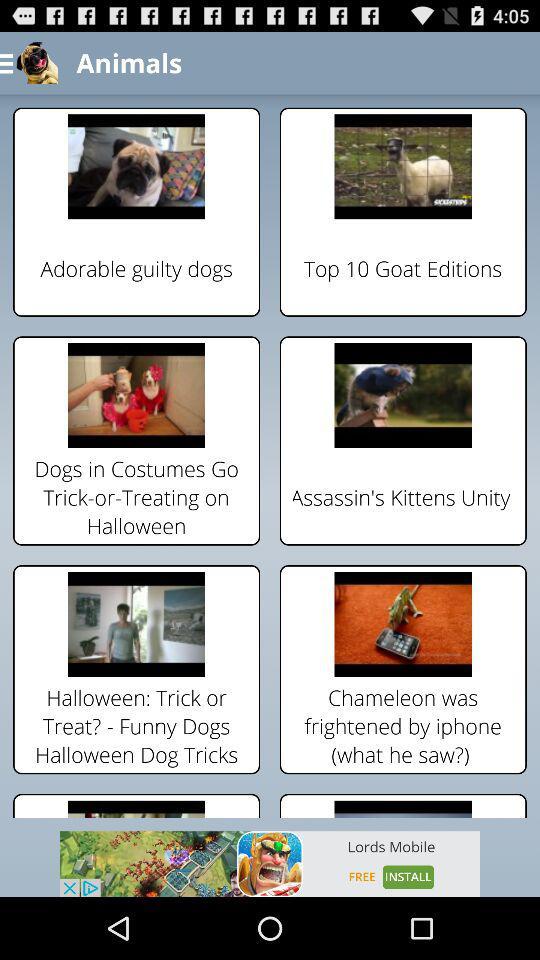 This screenshot has width=540, height=960. Describe the element at coordinates (270, 863) in the screenshot. I see `visit advertised site` at that location.